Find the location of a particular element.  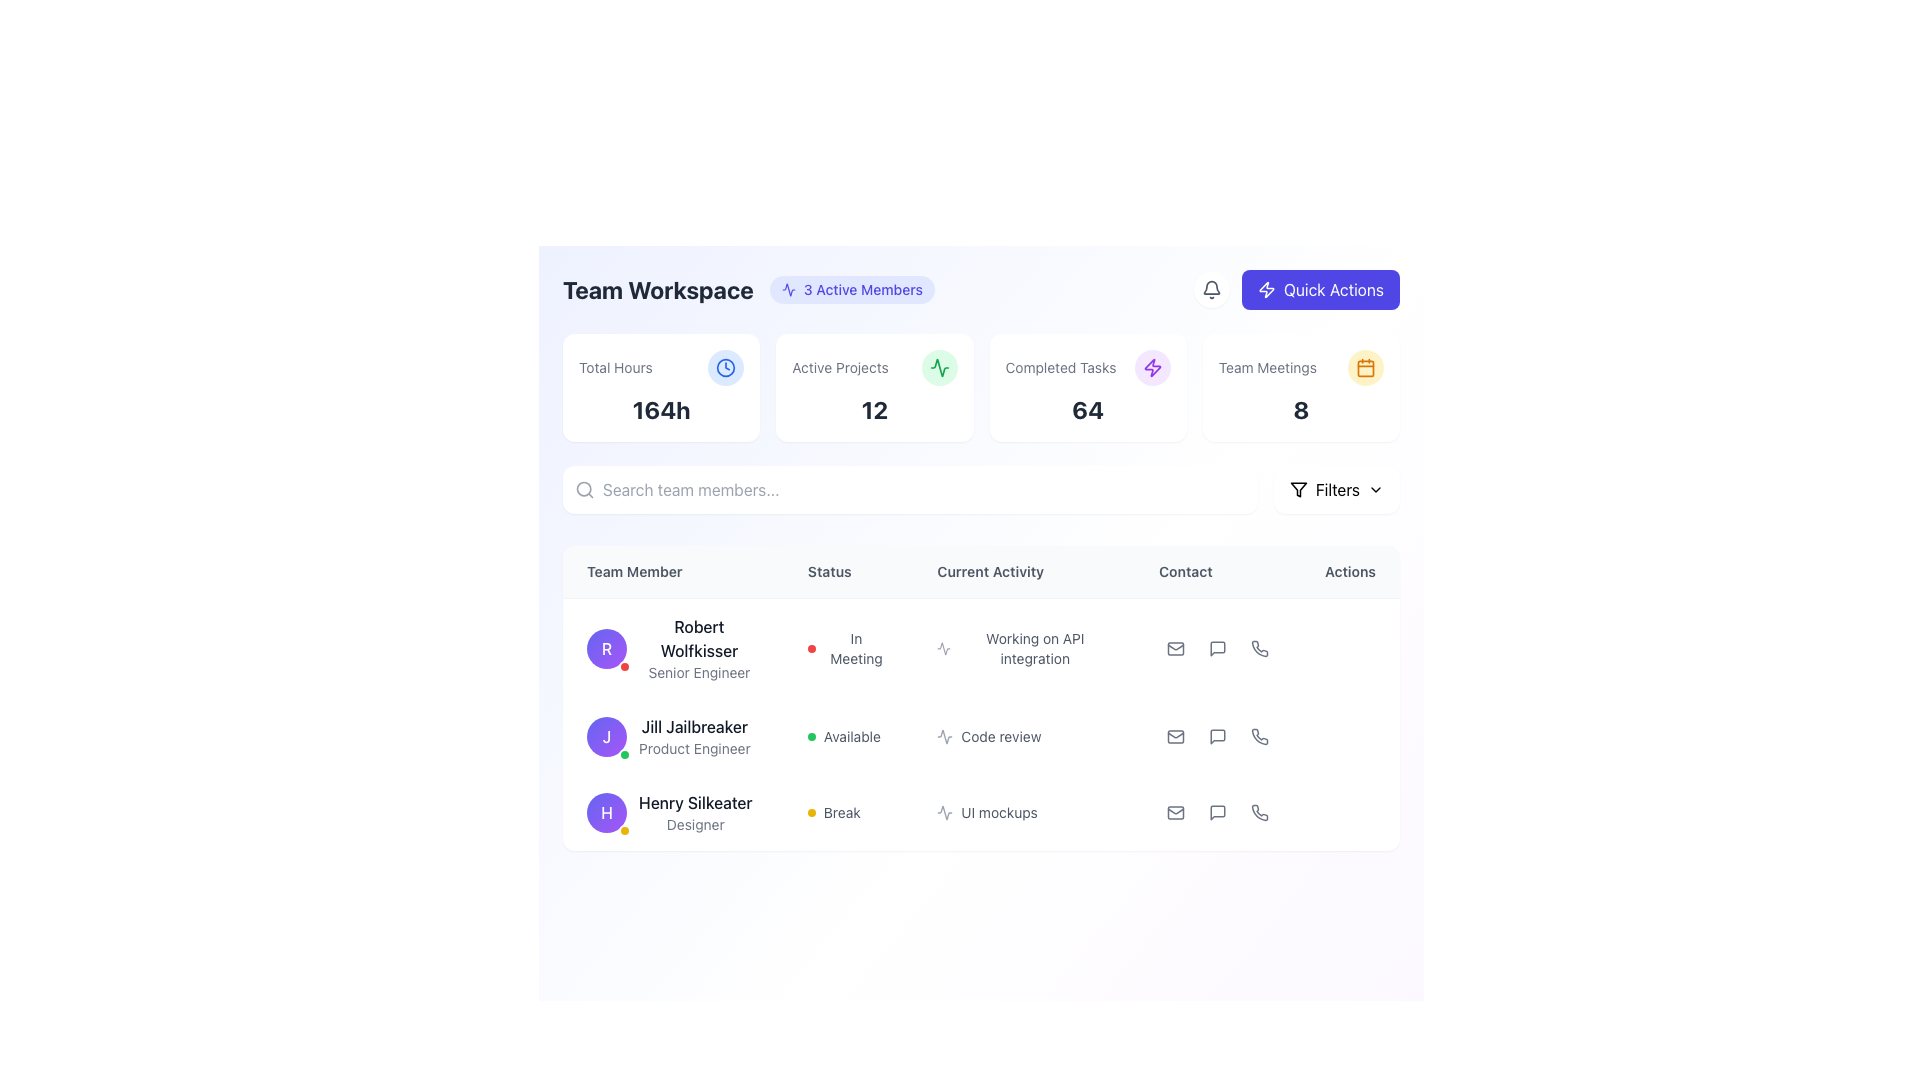

the active projects icon located in the 'Active Projects' card at the top center of the interface, which is the third icon among its siblings is located at coordinates (938, 367).